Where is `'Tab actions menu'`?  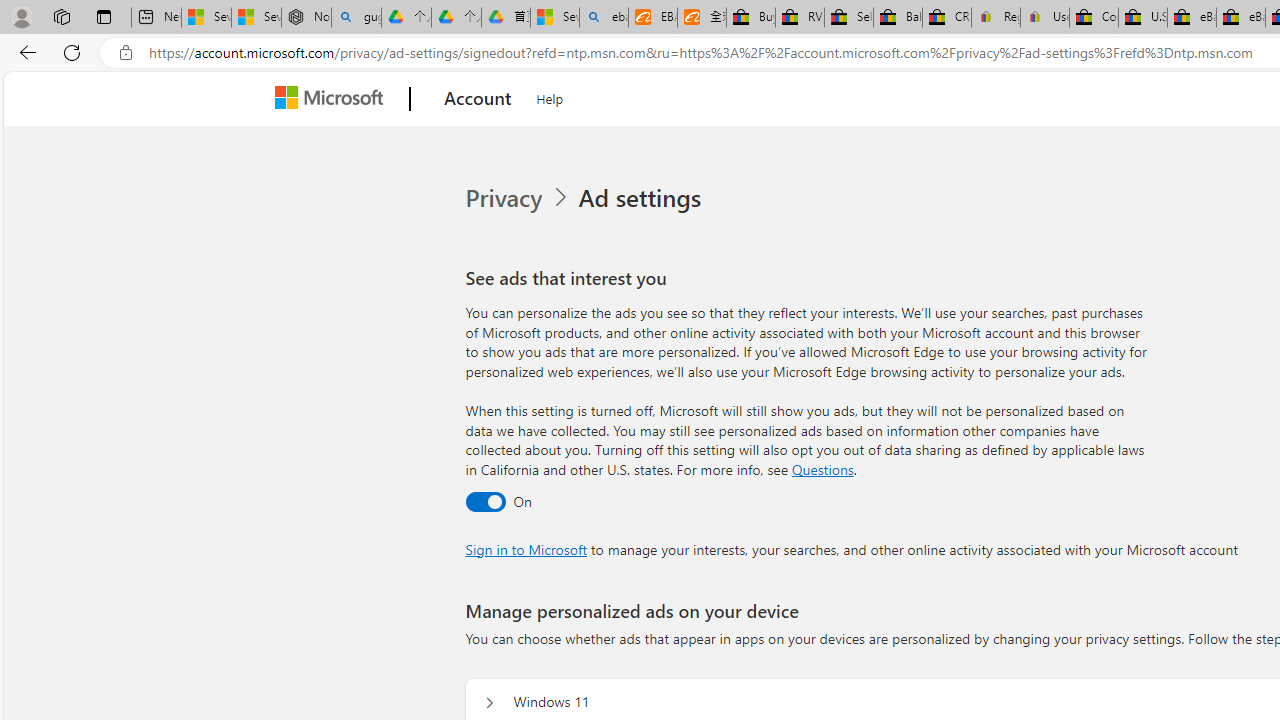 'Tab actions menu' is located at coordinates (103, 16).